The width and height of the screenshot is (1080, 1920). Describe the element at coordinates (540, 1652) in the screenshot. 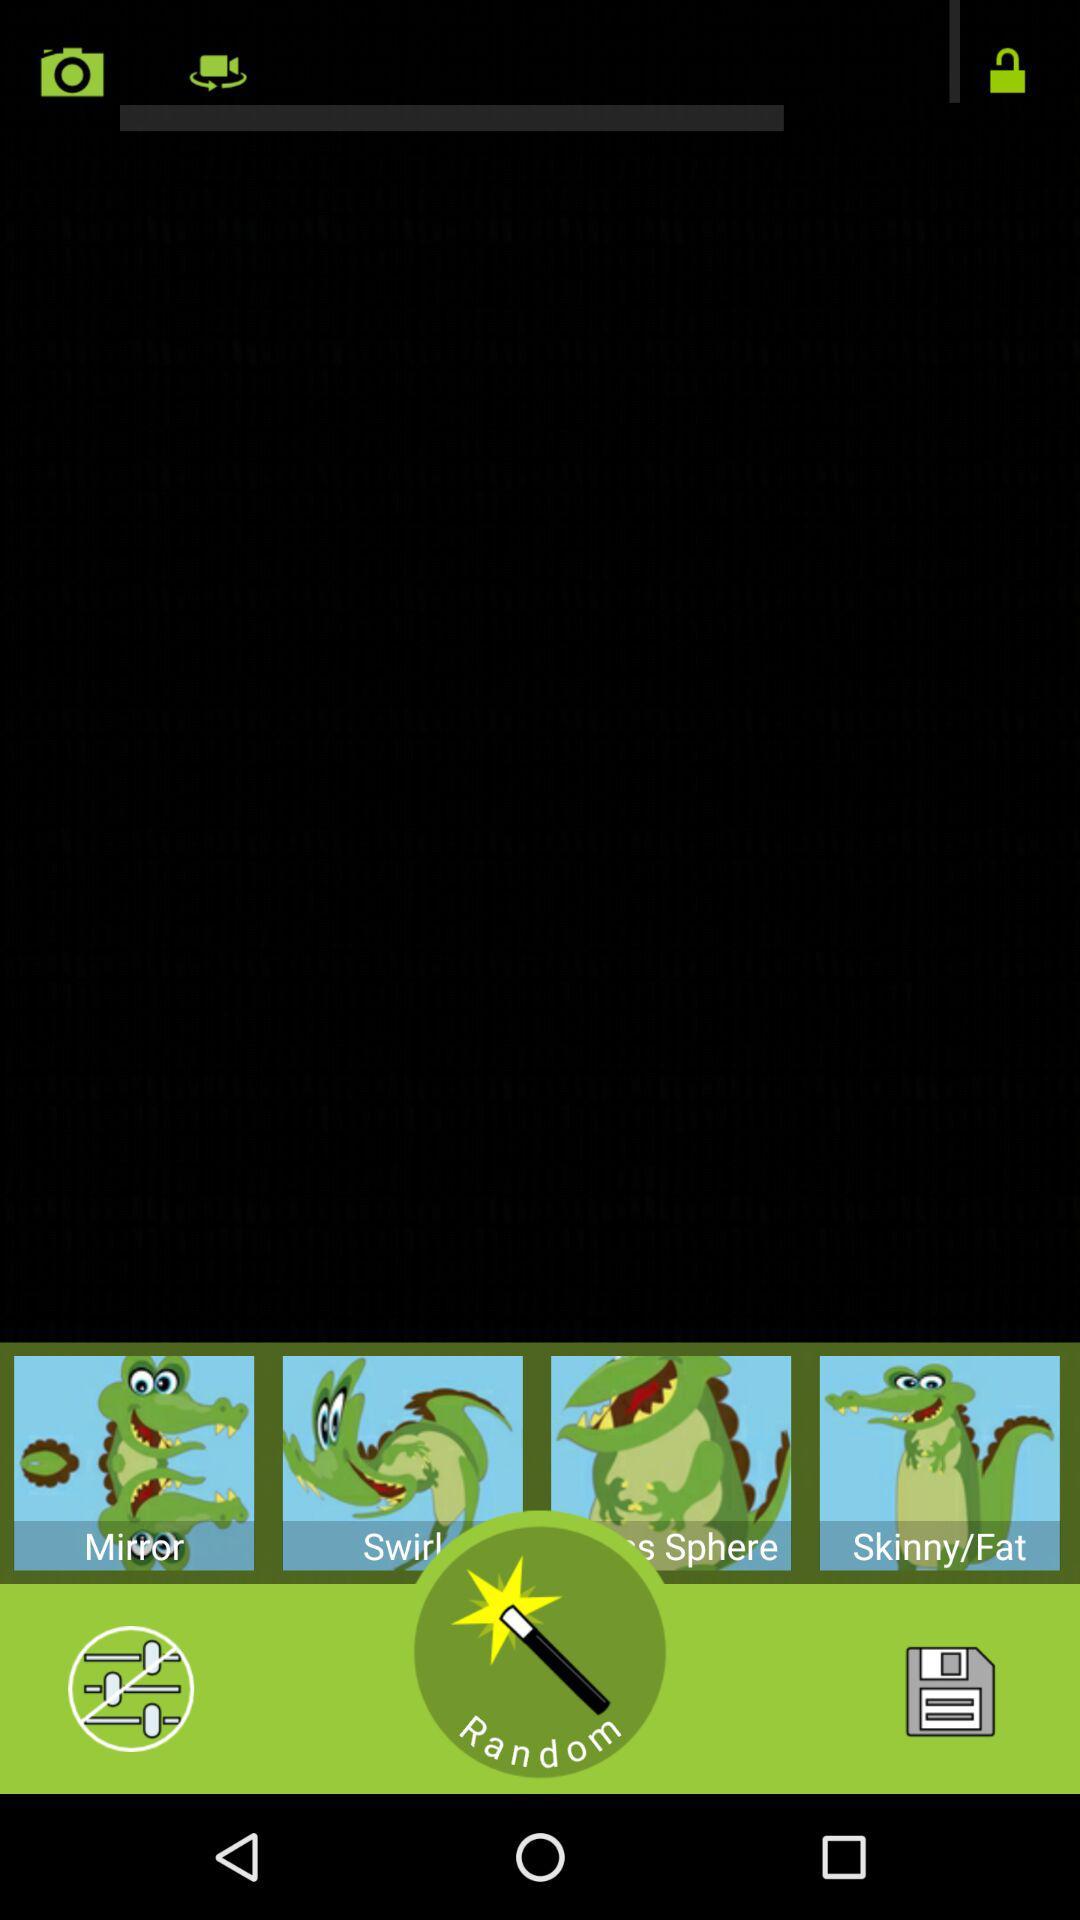

I see `a random tool` at that location.